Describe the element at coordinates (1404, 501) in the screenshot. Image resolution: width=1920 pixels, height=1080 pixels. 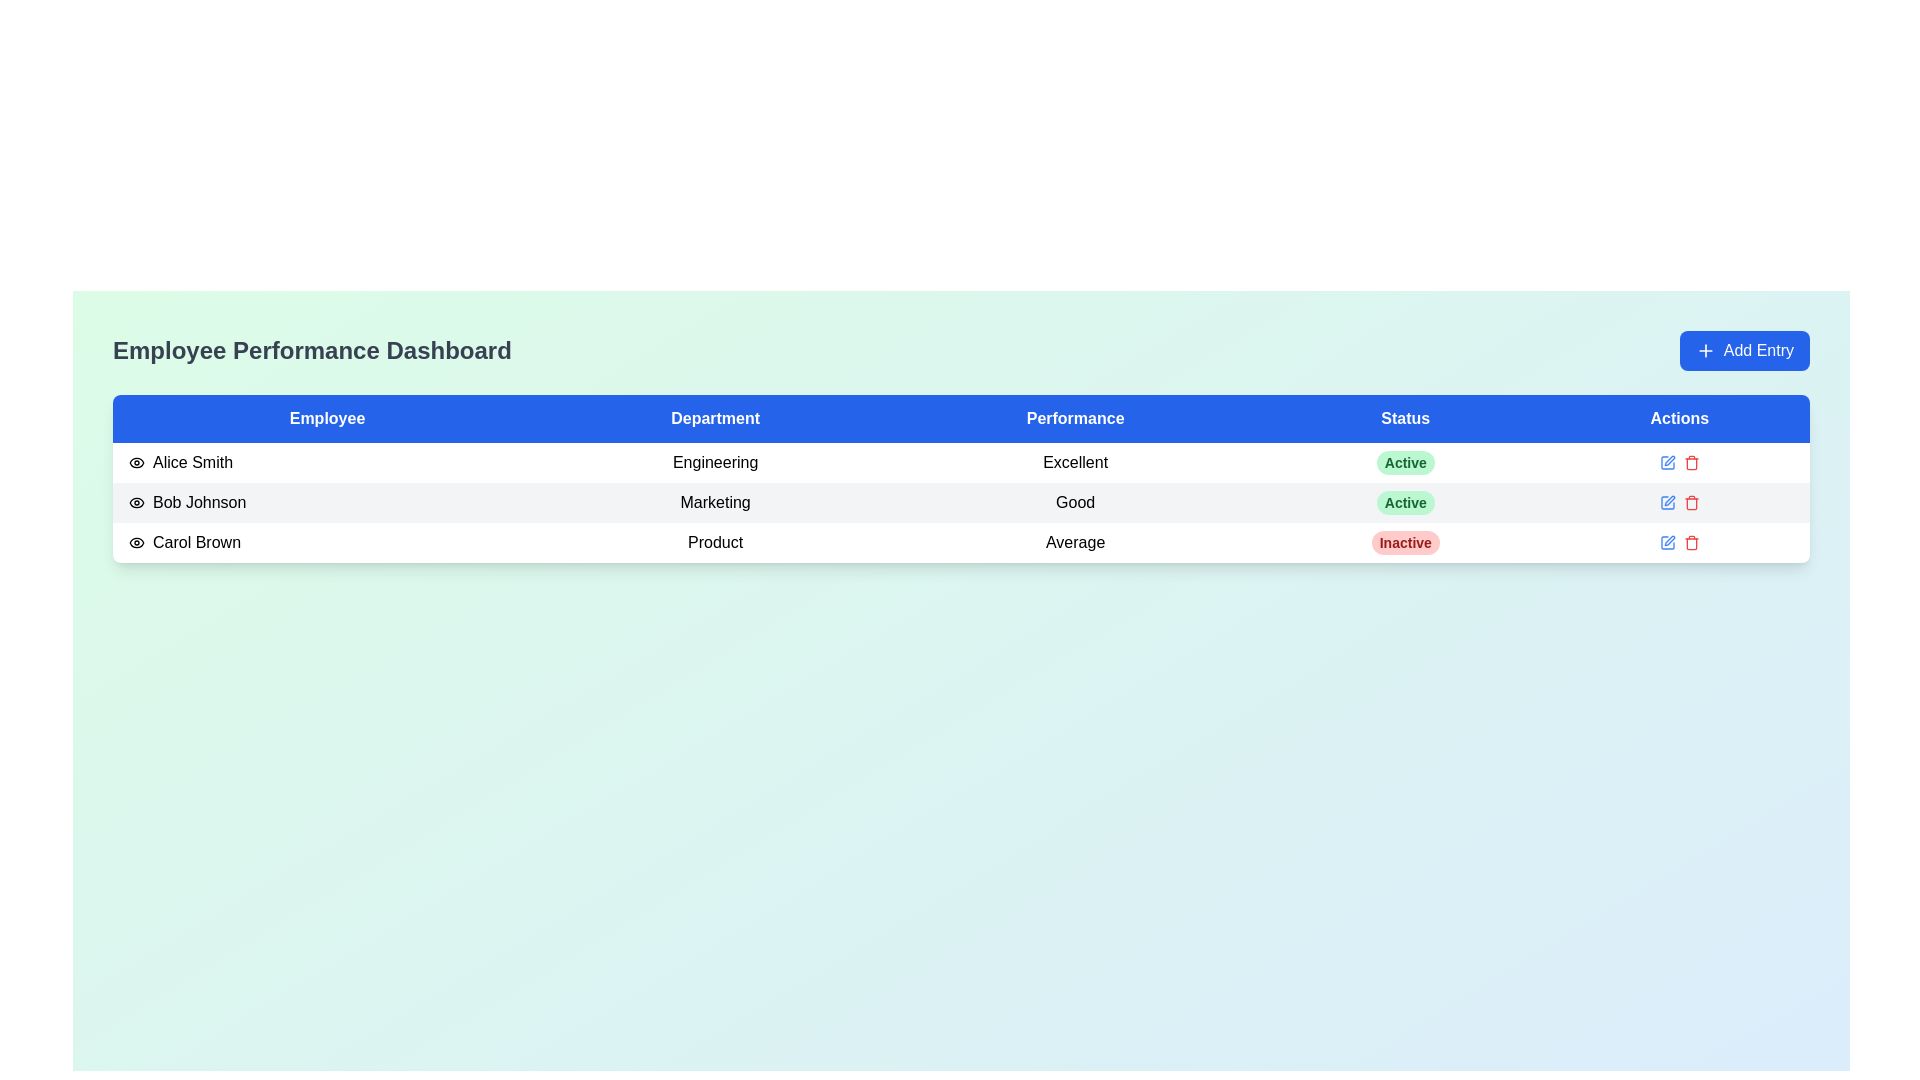
I see `the 'Active' status label in the second row of the table, which indicates the status of 'Bob Johnson'` at that location.